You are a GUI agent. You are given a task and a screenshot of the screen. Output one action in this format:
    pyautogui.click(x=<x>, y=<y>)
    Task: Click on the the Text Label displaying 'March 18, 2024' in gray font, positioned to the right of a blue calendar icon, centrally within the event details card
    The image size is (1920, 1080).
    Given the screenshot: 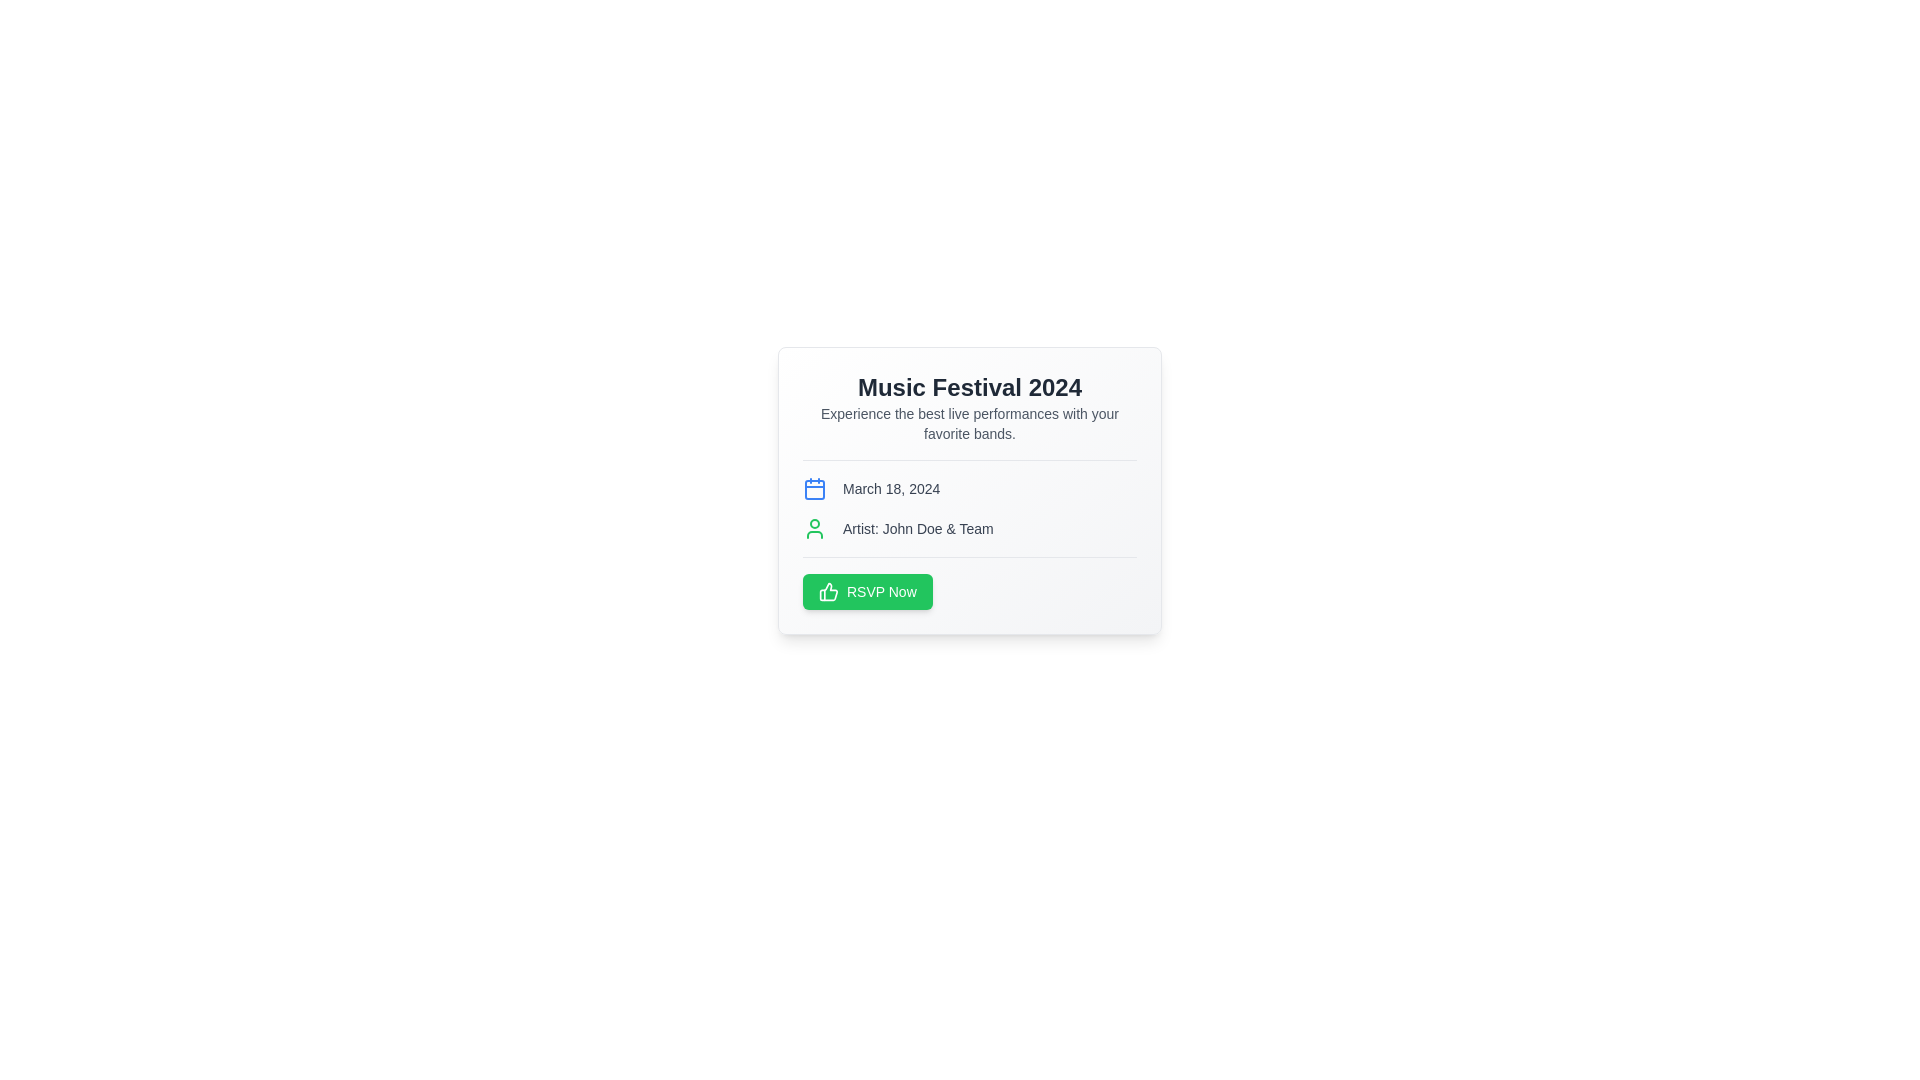 What is the action you would take?
    pyautogui.click(x=890, y=489)
    